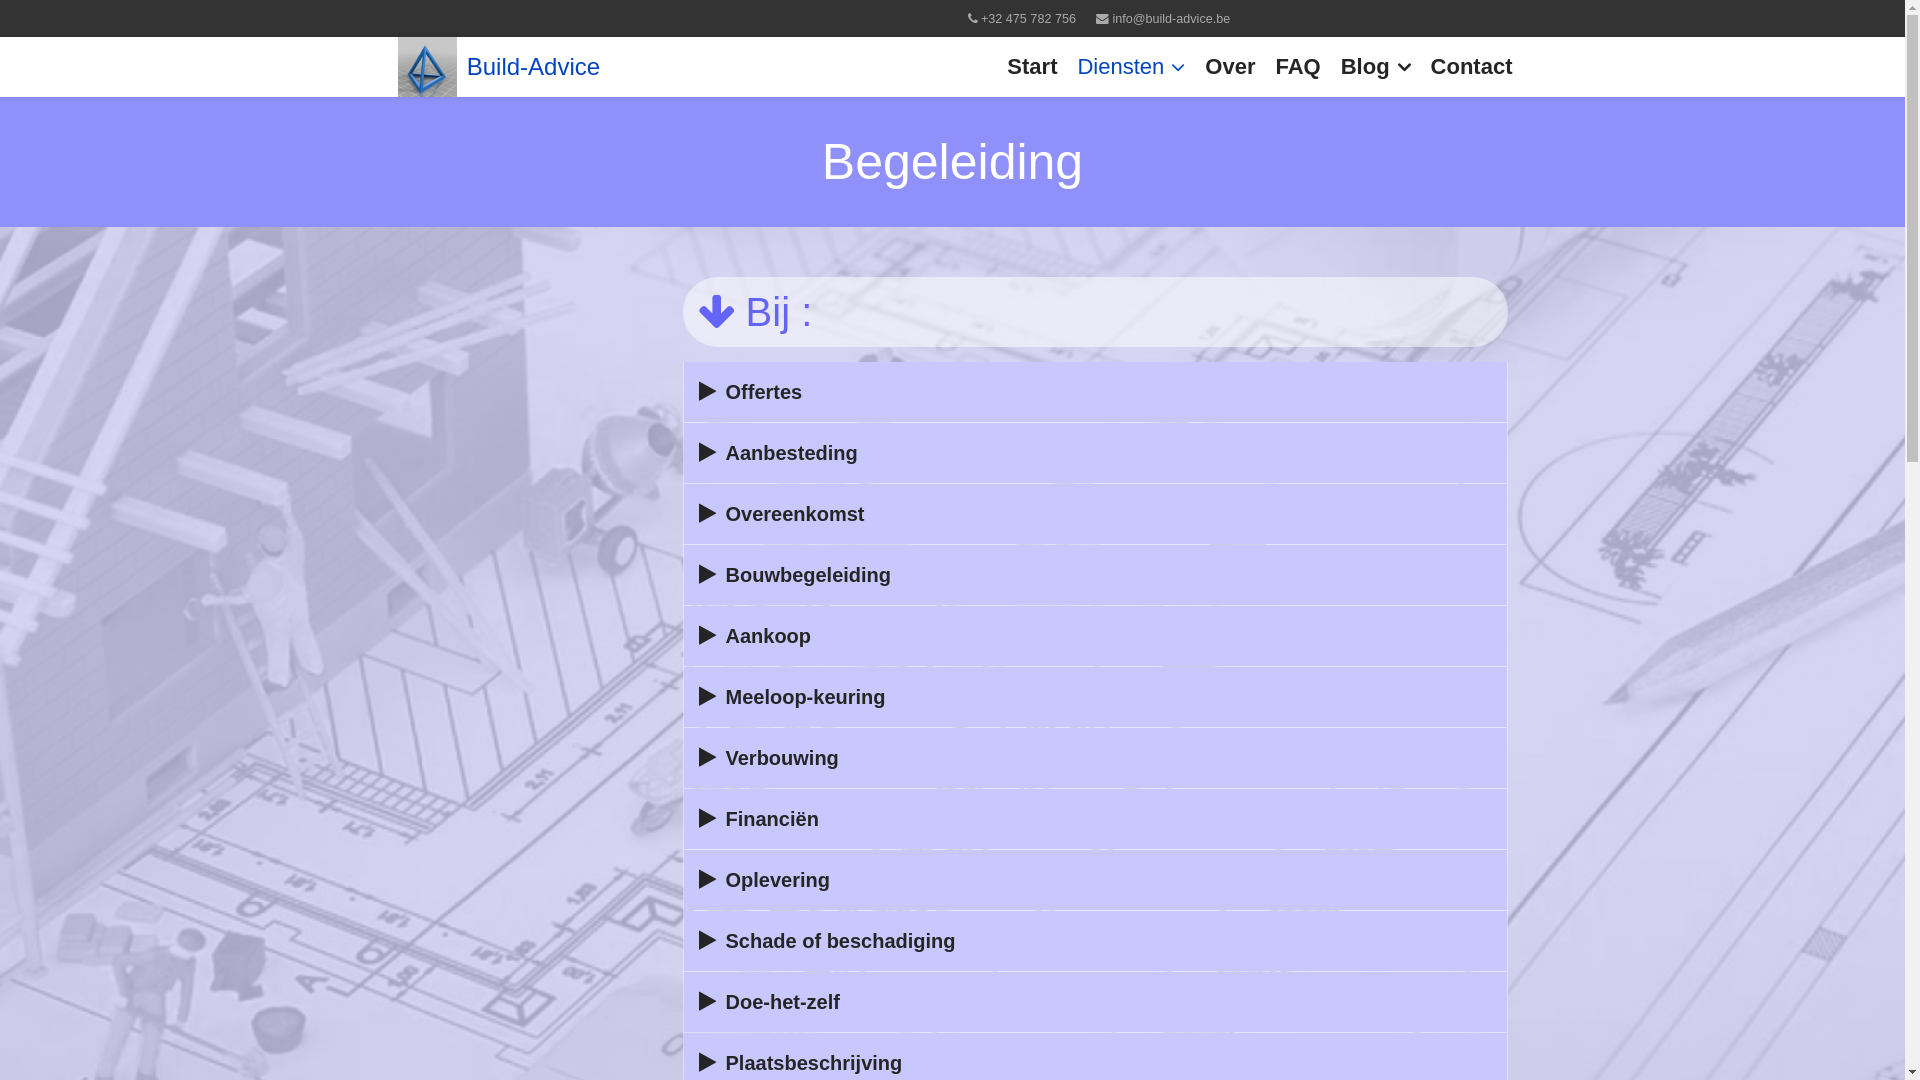 The image size is (1920, 1080). I want to click on 'Build-Advice', so click(528, 65).